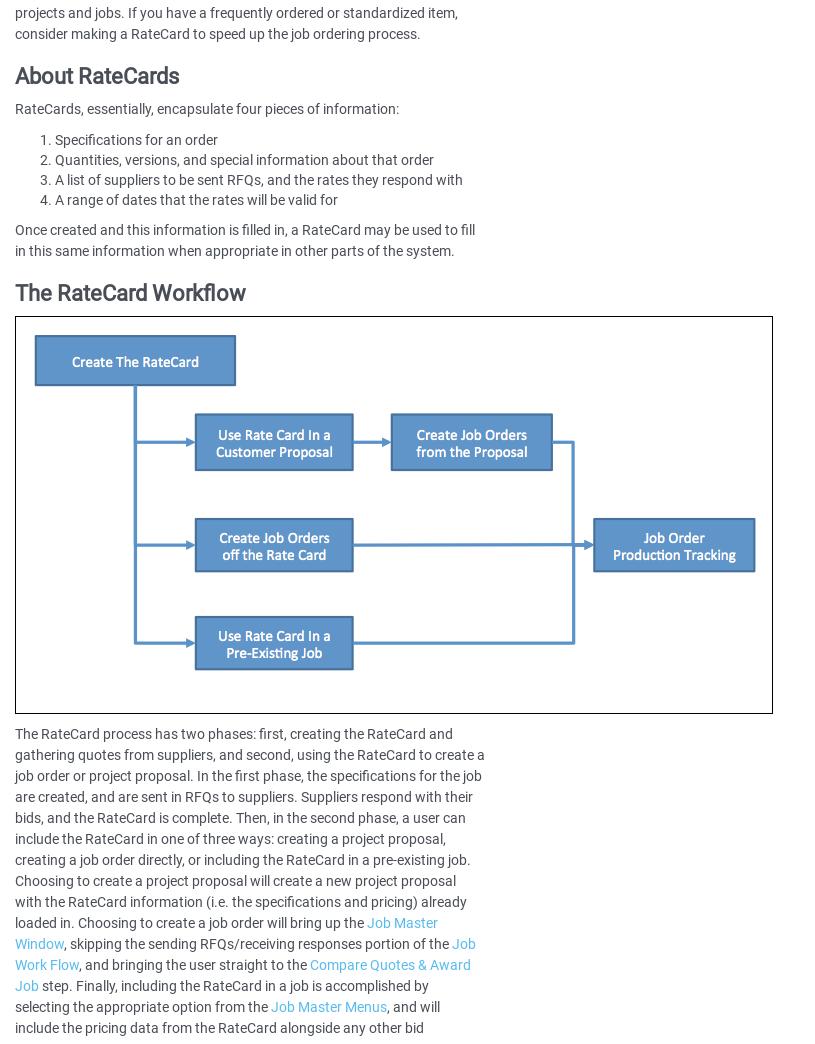  Describe the element at coordinates (245, 953) in the screenshot. I see `'Job Work Flow'` at that location.